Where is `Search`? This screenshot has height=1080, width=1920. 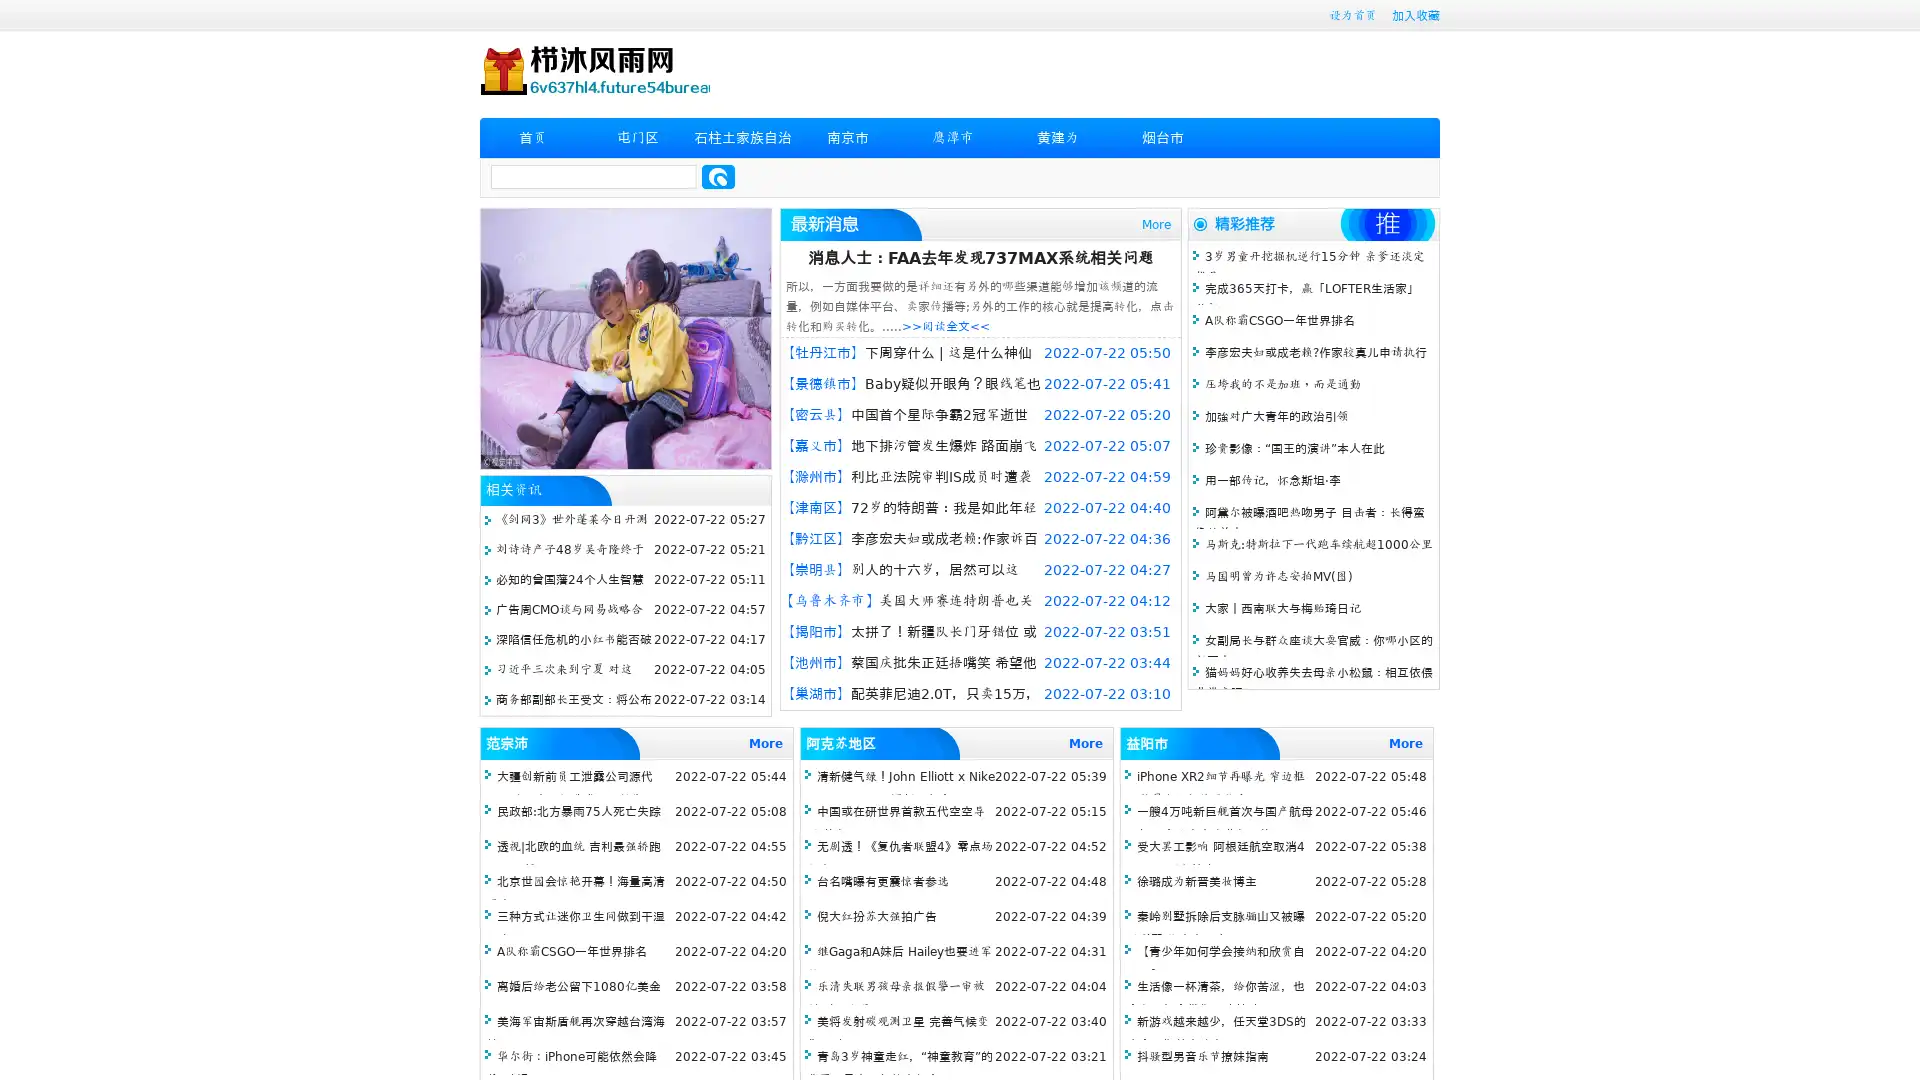 Search is located at coordinates (718, 176).